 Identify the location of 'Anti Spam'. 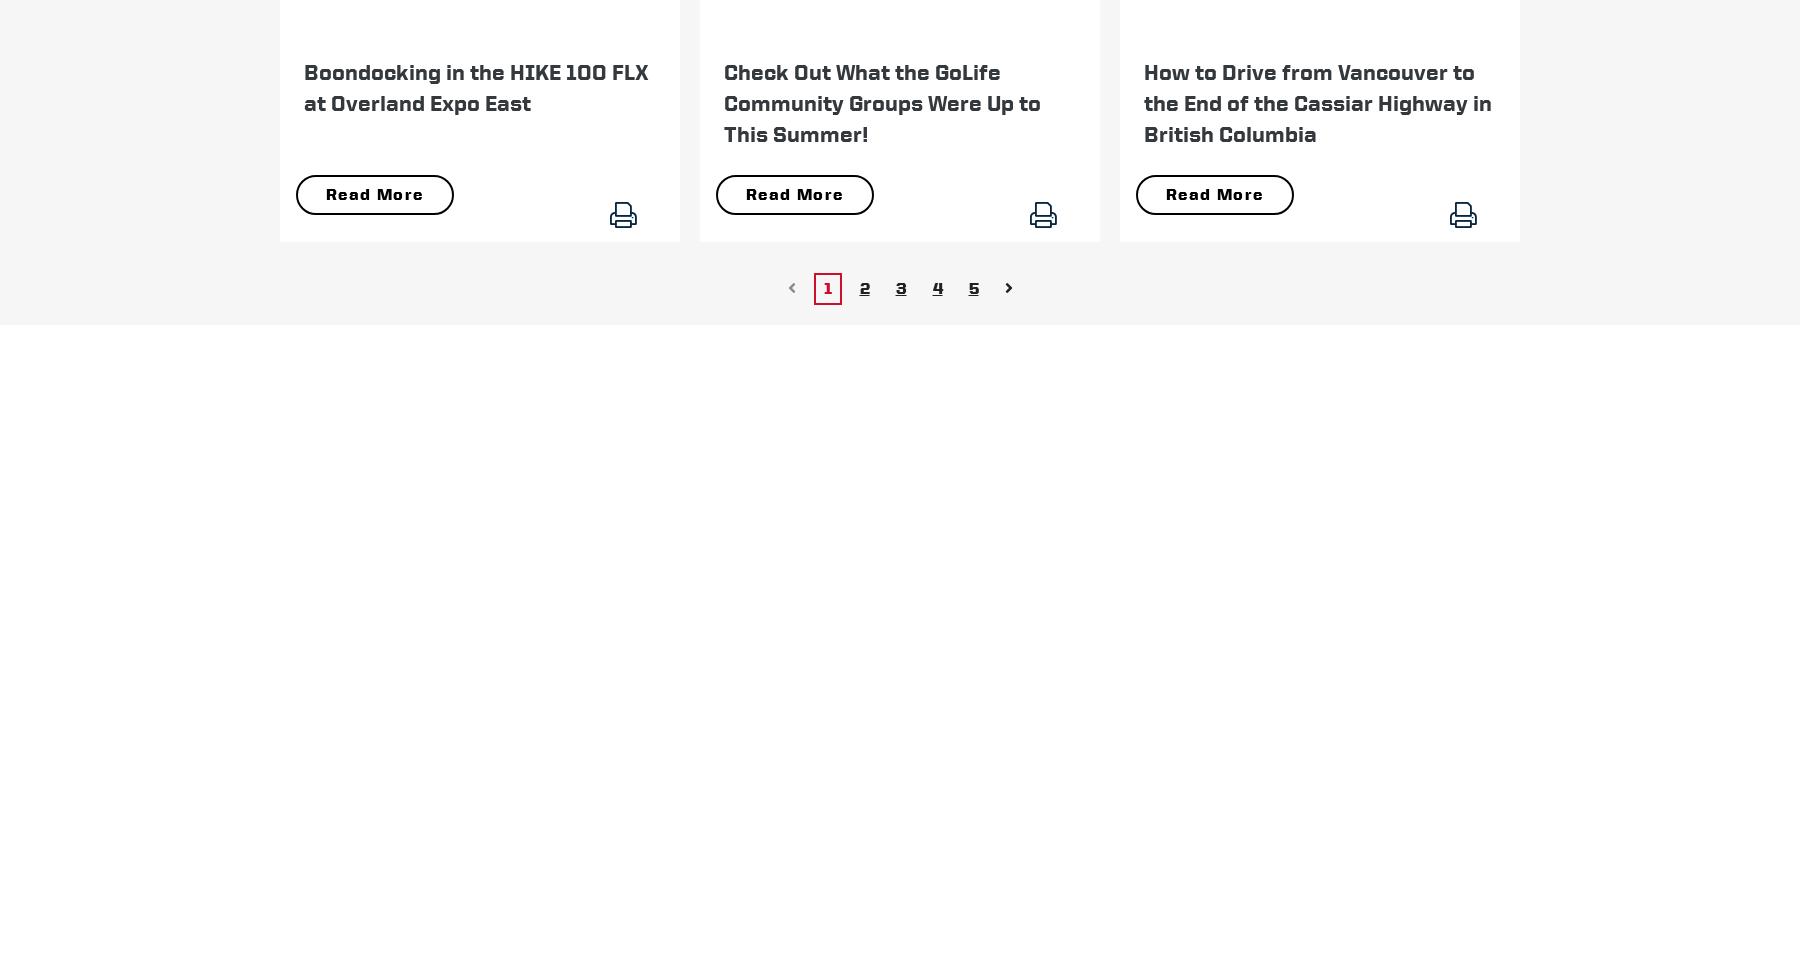
(1330, 476).